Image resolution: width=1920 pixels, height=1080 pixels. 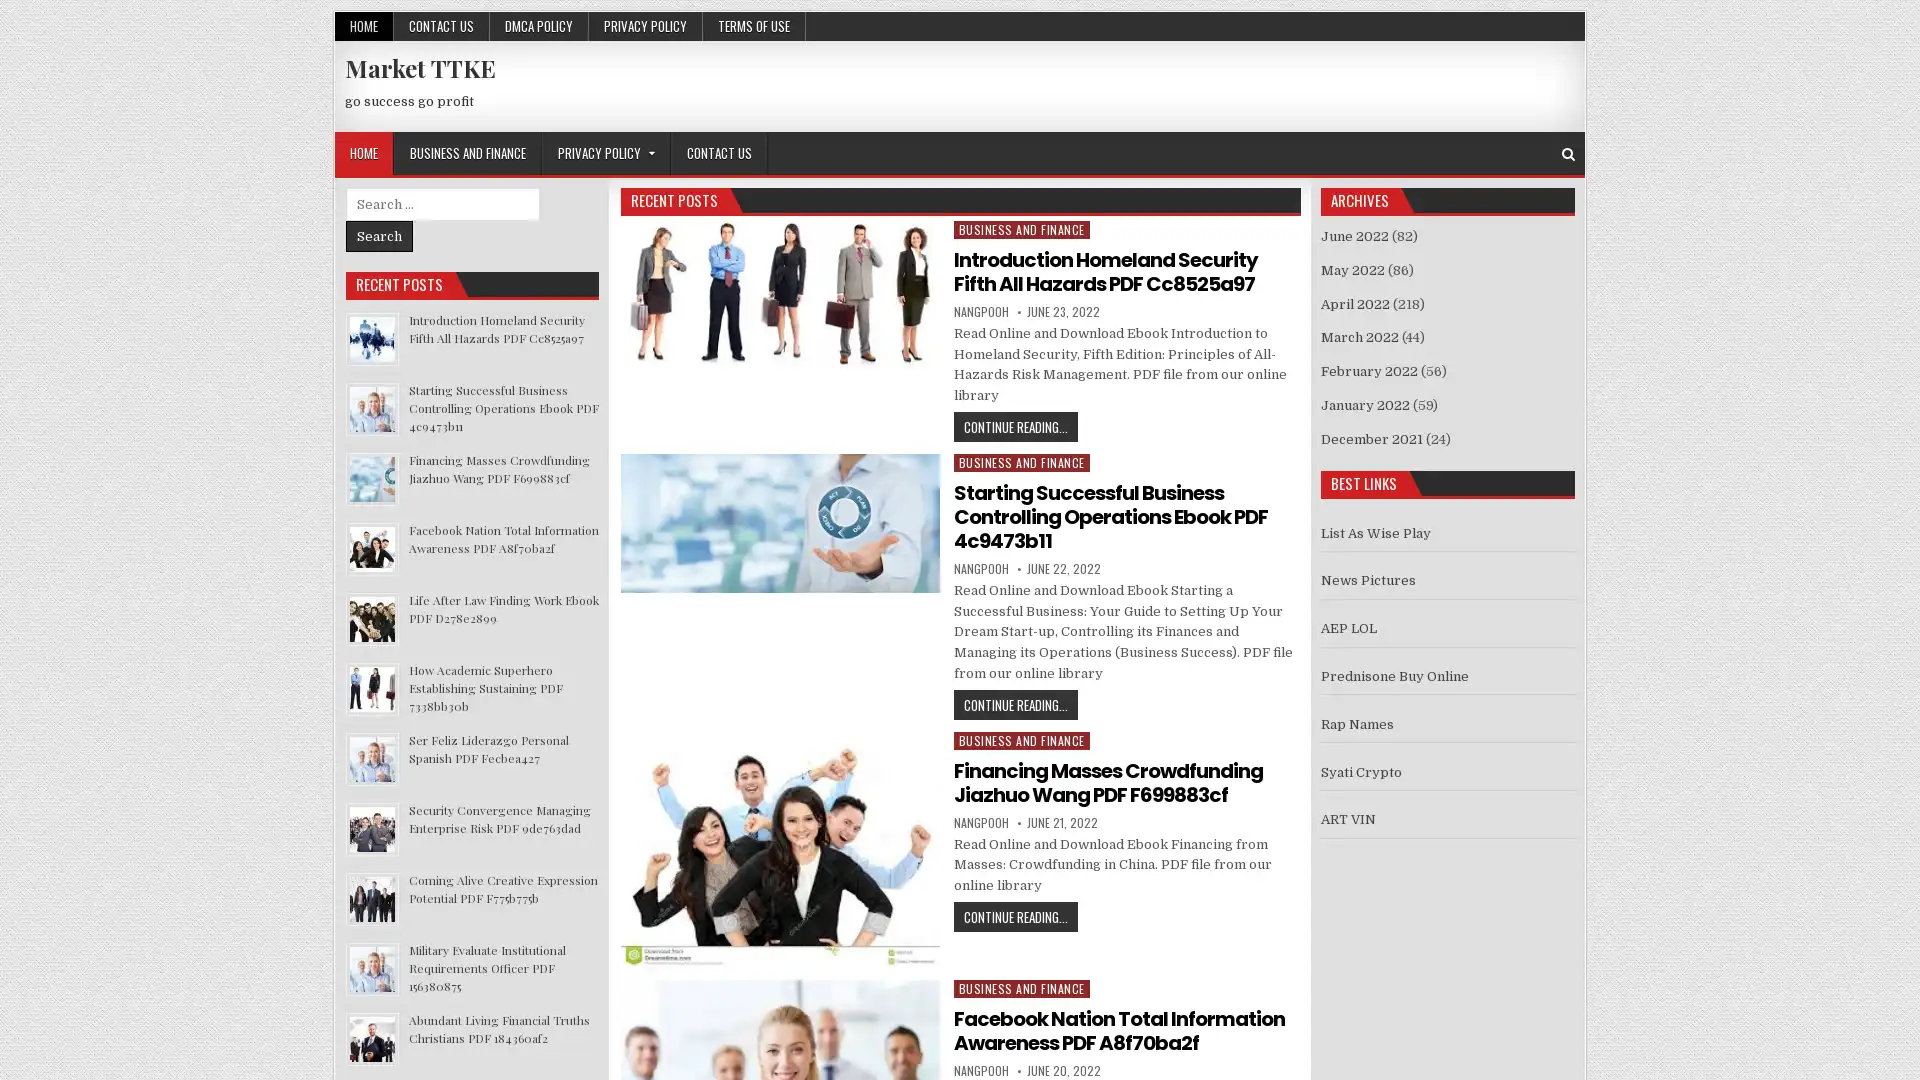 I want to click on Search, so click(x=378, y=235).